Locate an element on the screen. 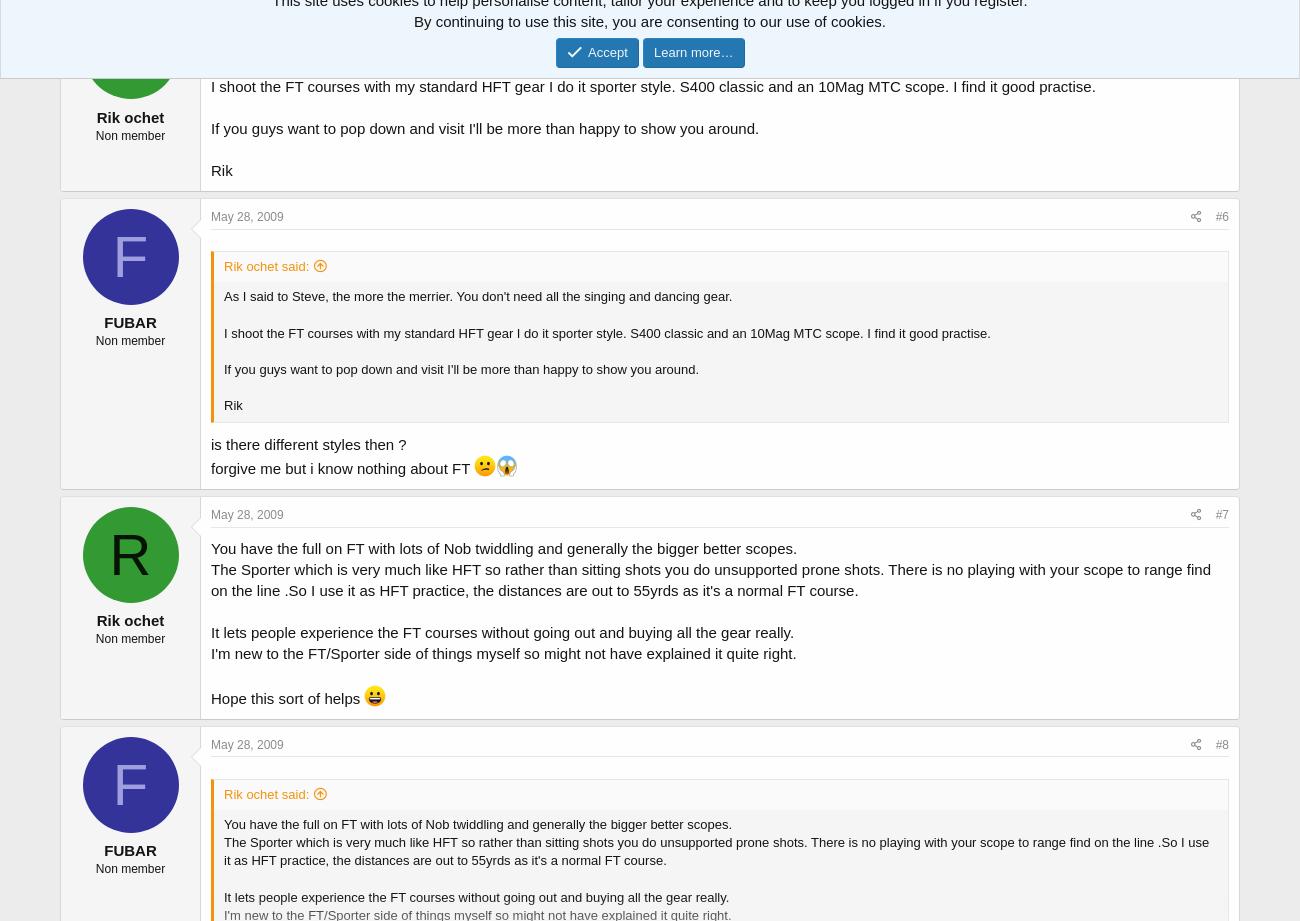 The height and width of the screenshot is (921, 1300). 'forgive me but i know nothing about FT' is located at coordinates (341, 466).